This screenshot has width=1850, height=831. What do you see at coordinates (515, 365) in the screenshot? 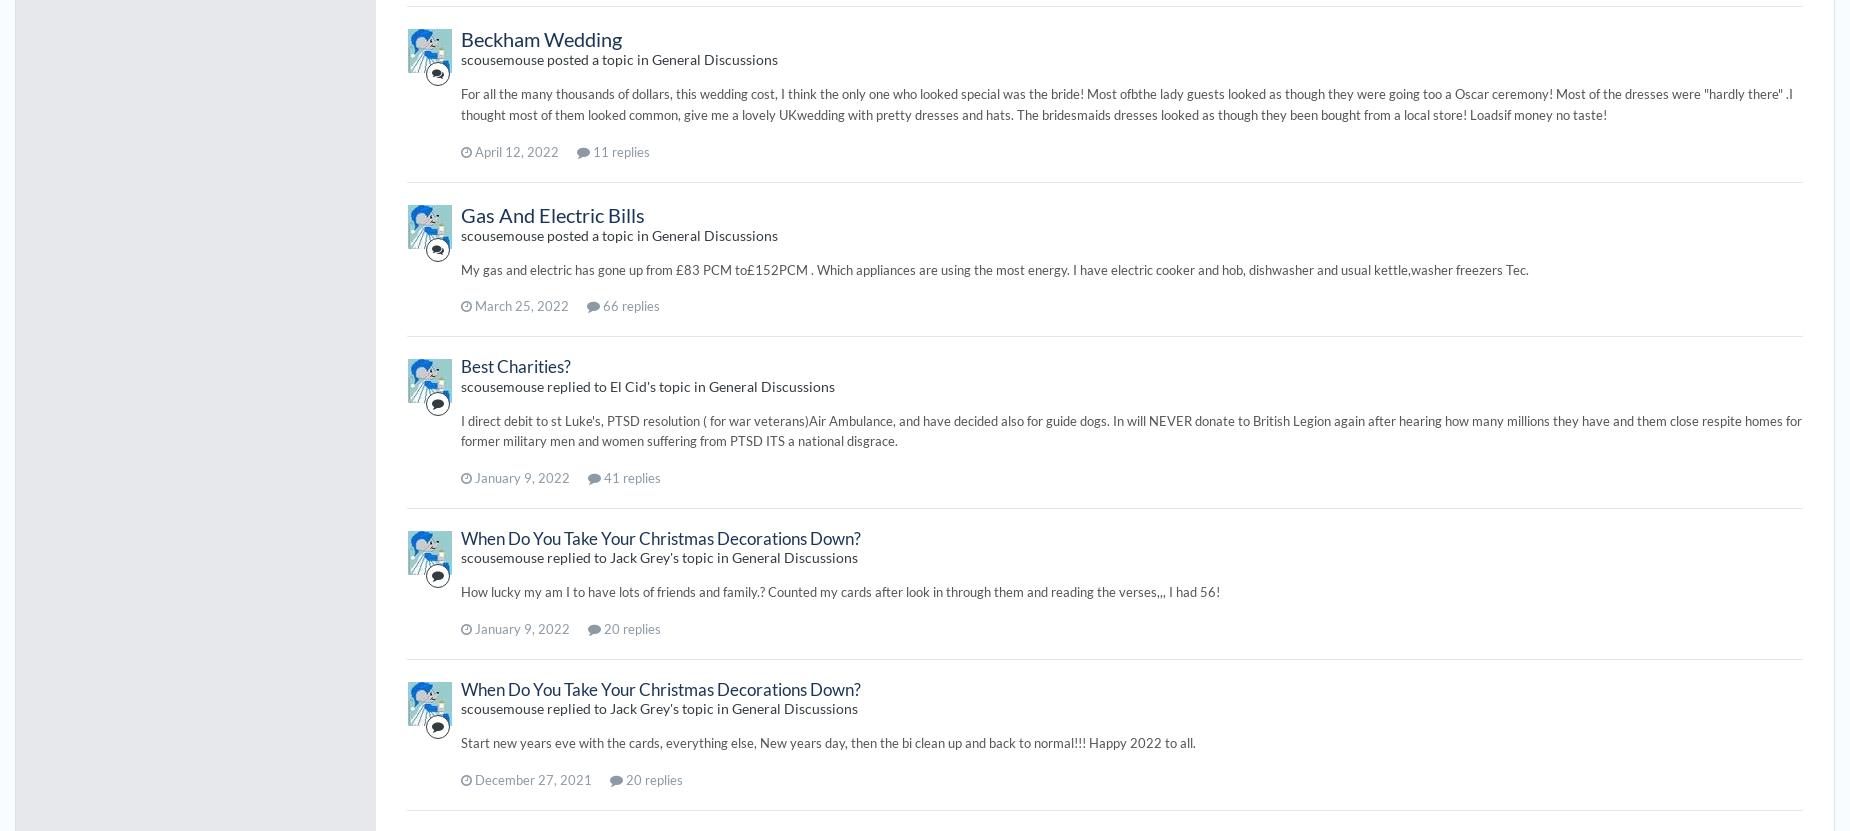
I see `'Best Charities?'` at bounding box center [515, 365].